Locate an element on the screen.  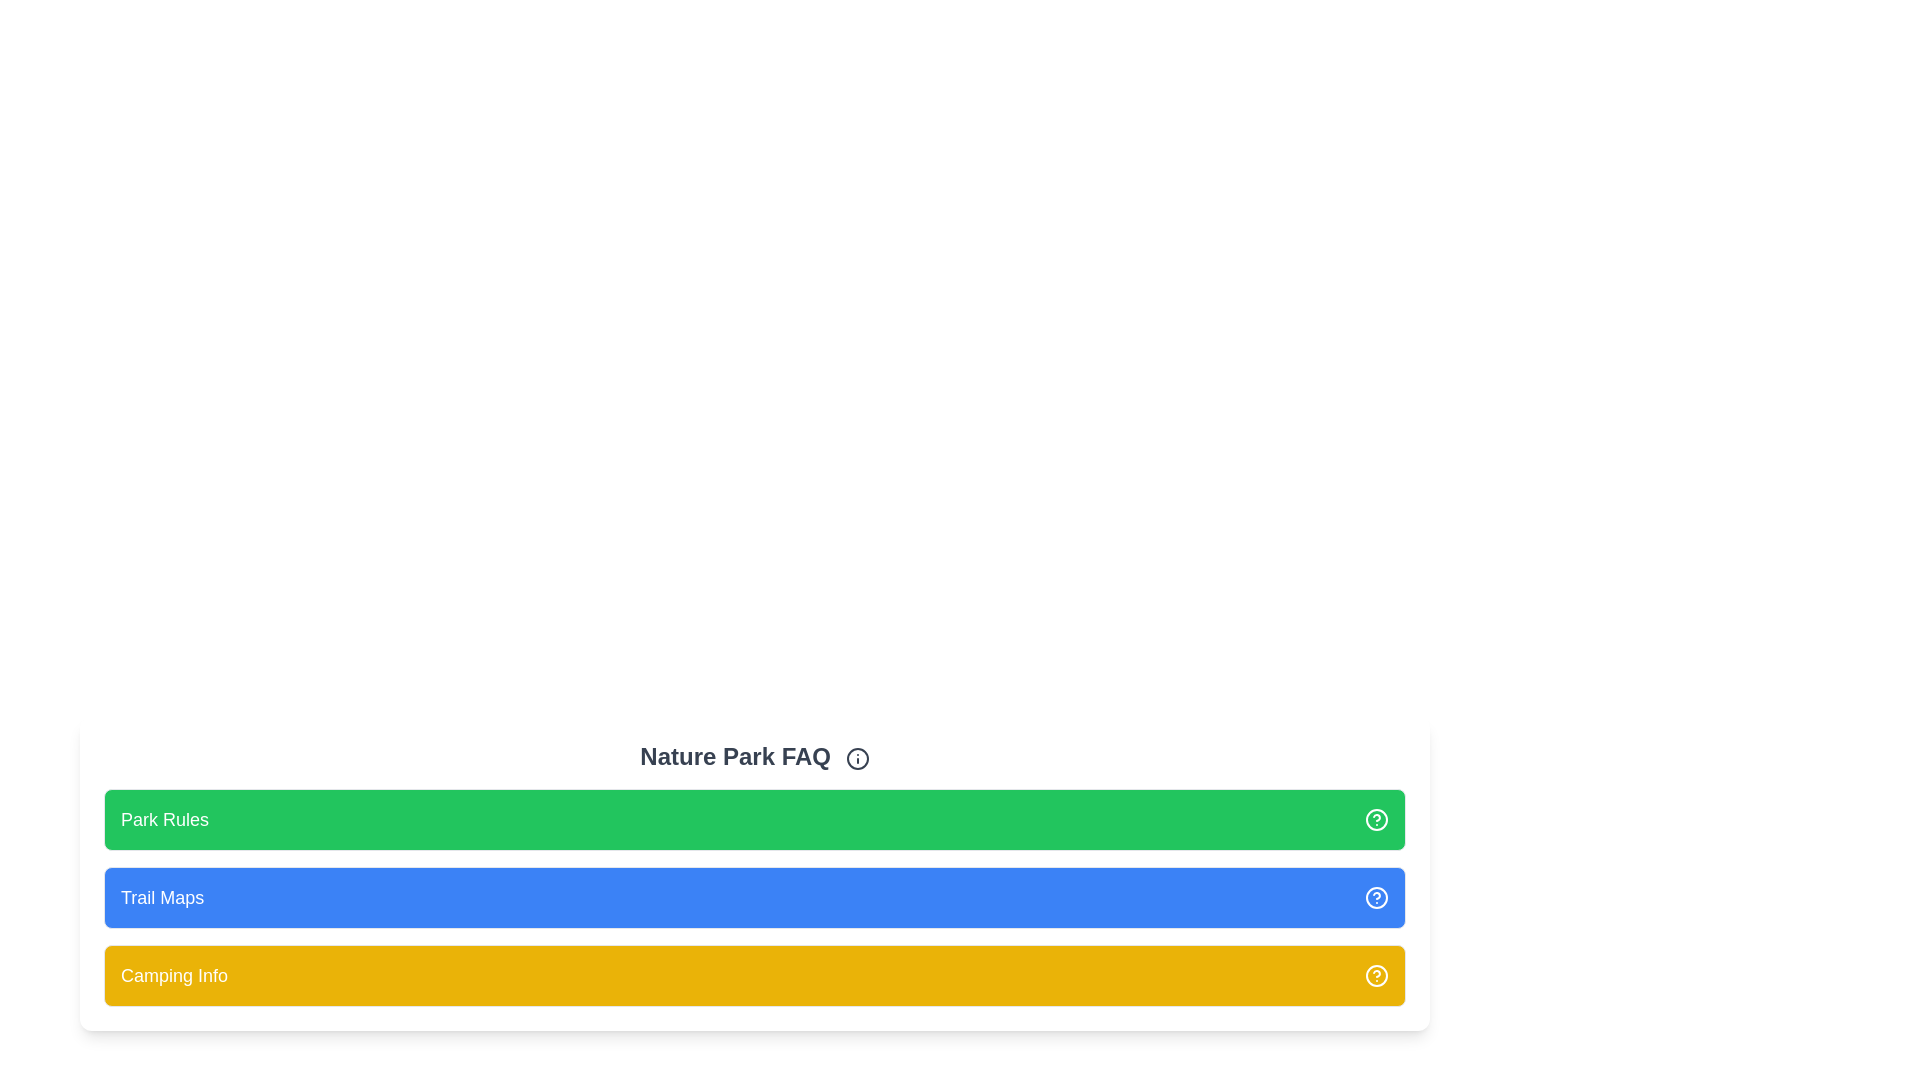
circular icon with a blue stroke and white background located on the right side of the blue rectangular button labeled 'Trail Maps' is located at coordinates (1376, 897).